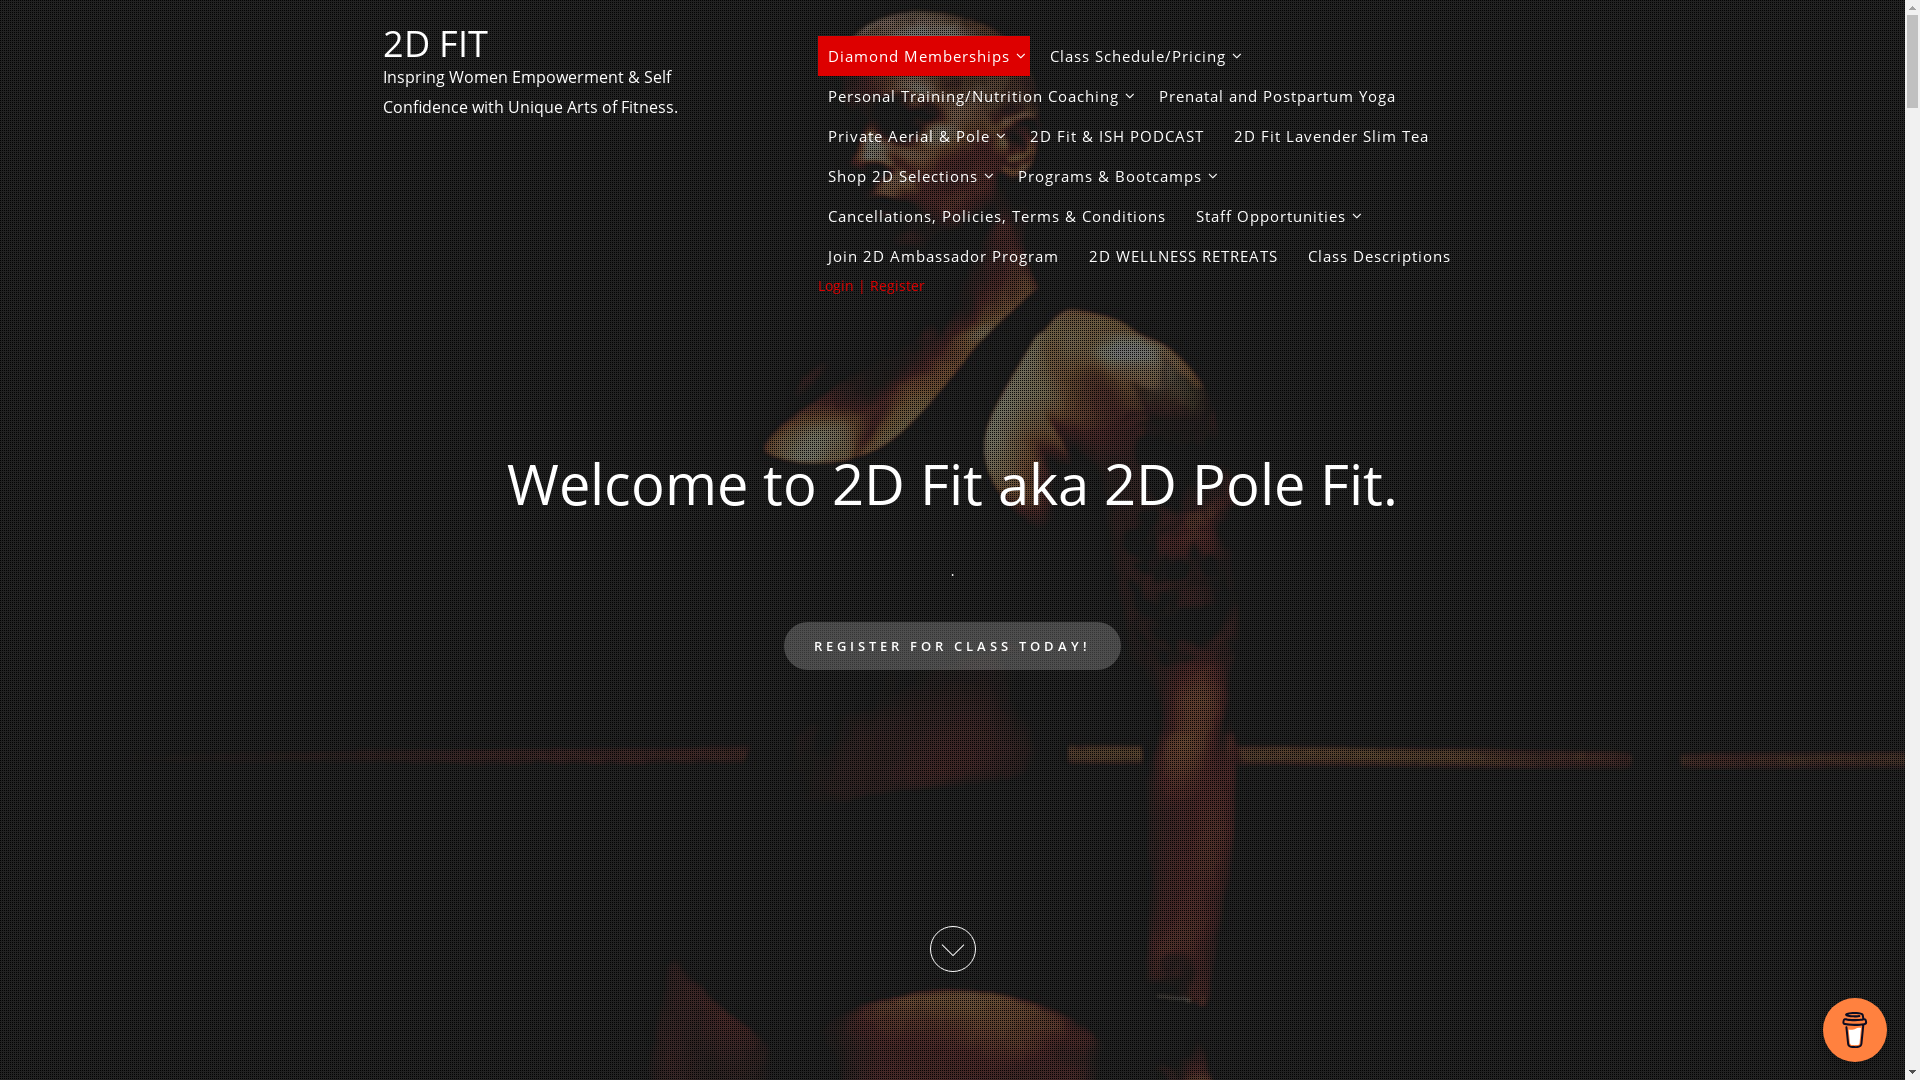 The image size is (1920, 1080). Describe the element at coordinates (923, 55) in the screenshot. I see `'Diamond Memberships'` at that location.